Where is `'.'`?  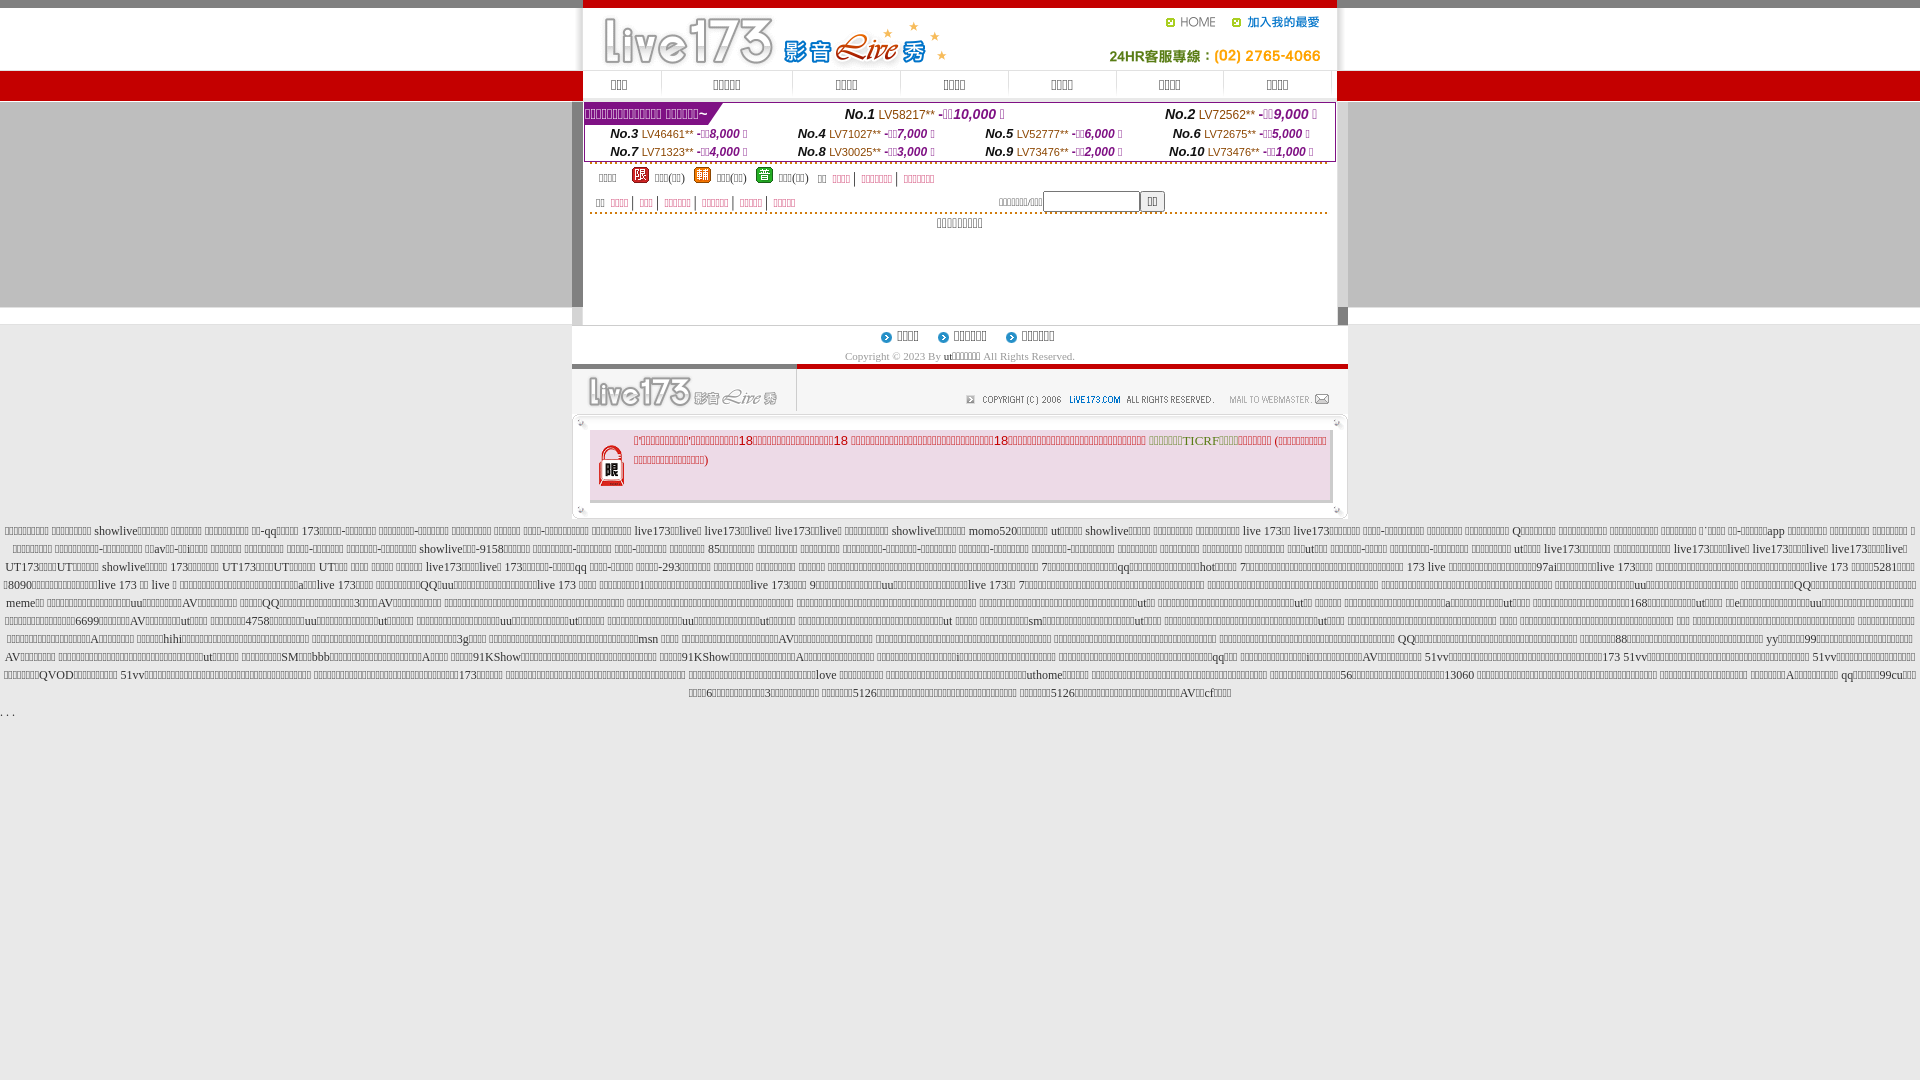 '.' is located at coordinates (13, 711).